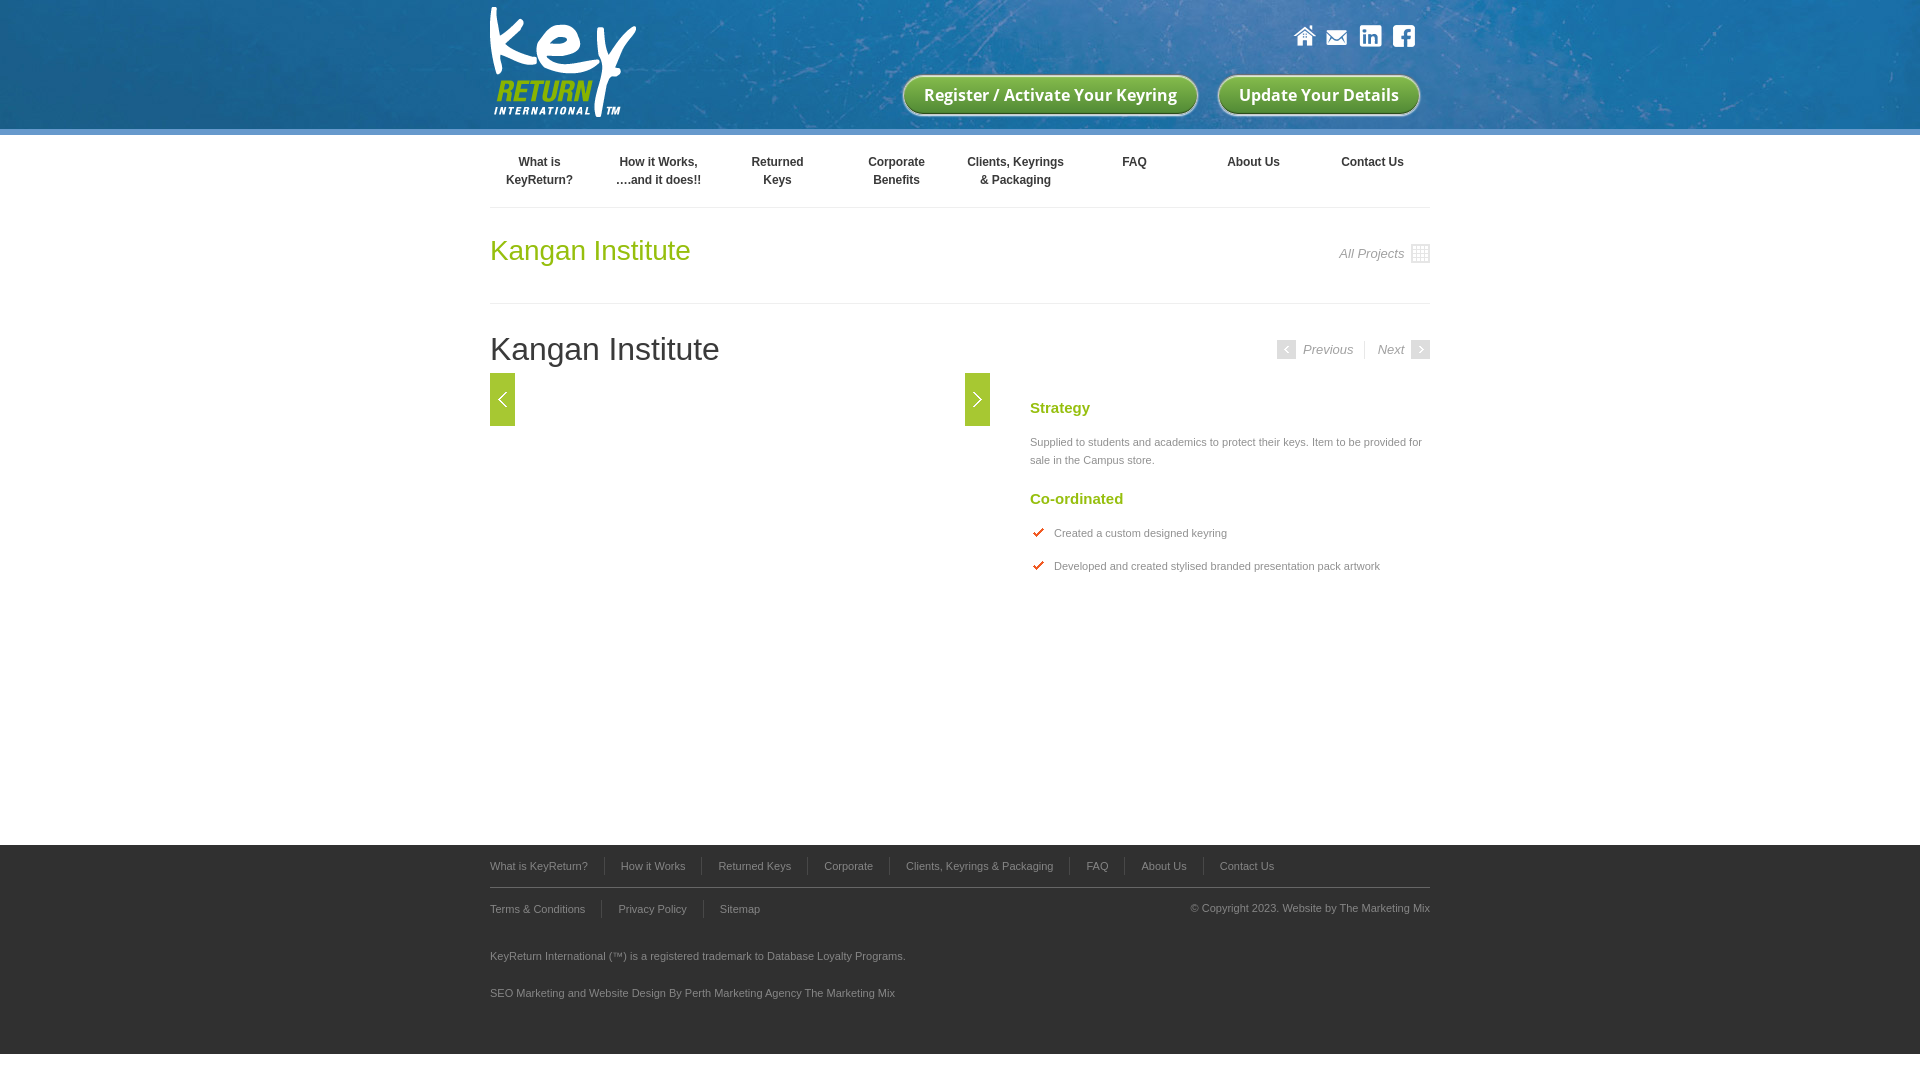 The width and height of the screenshot is (1920, 1080). Describe the element at coordinates (789, 992) in the screenshot. I see `'Perth Marketing Agency The Marketing Mix'` at that location.